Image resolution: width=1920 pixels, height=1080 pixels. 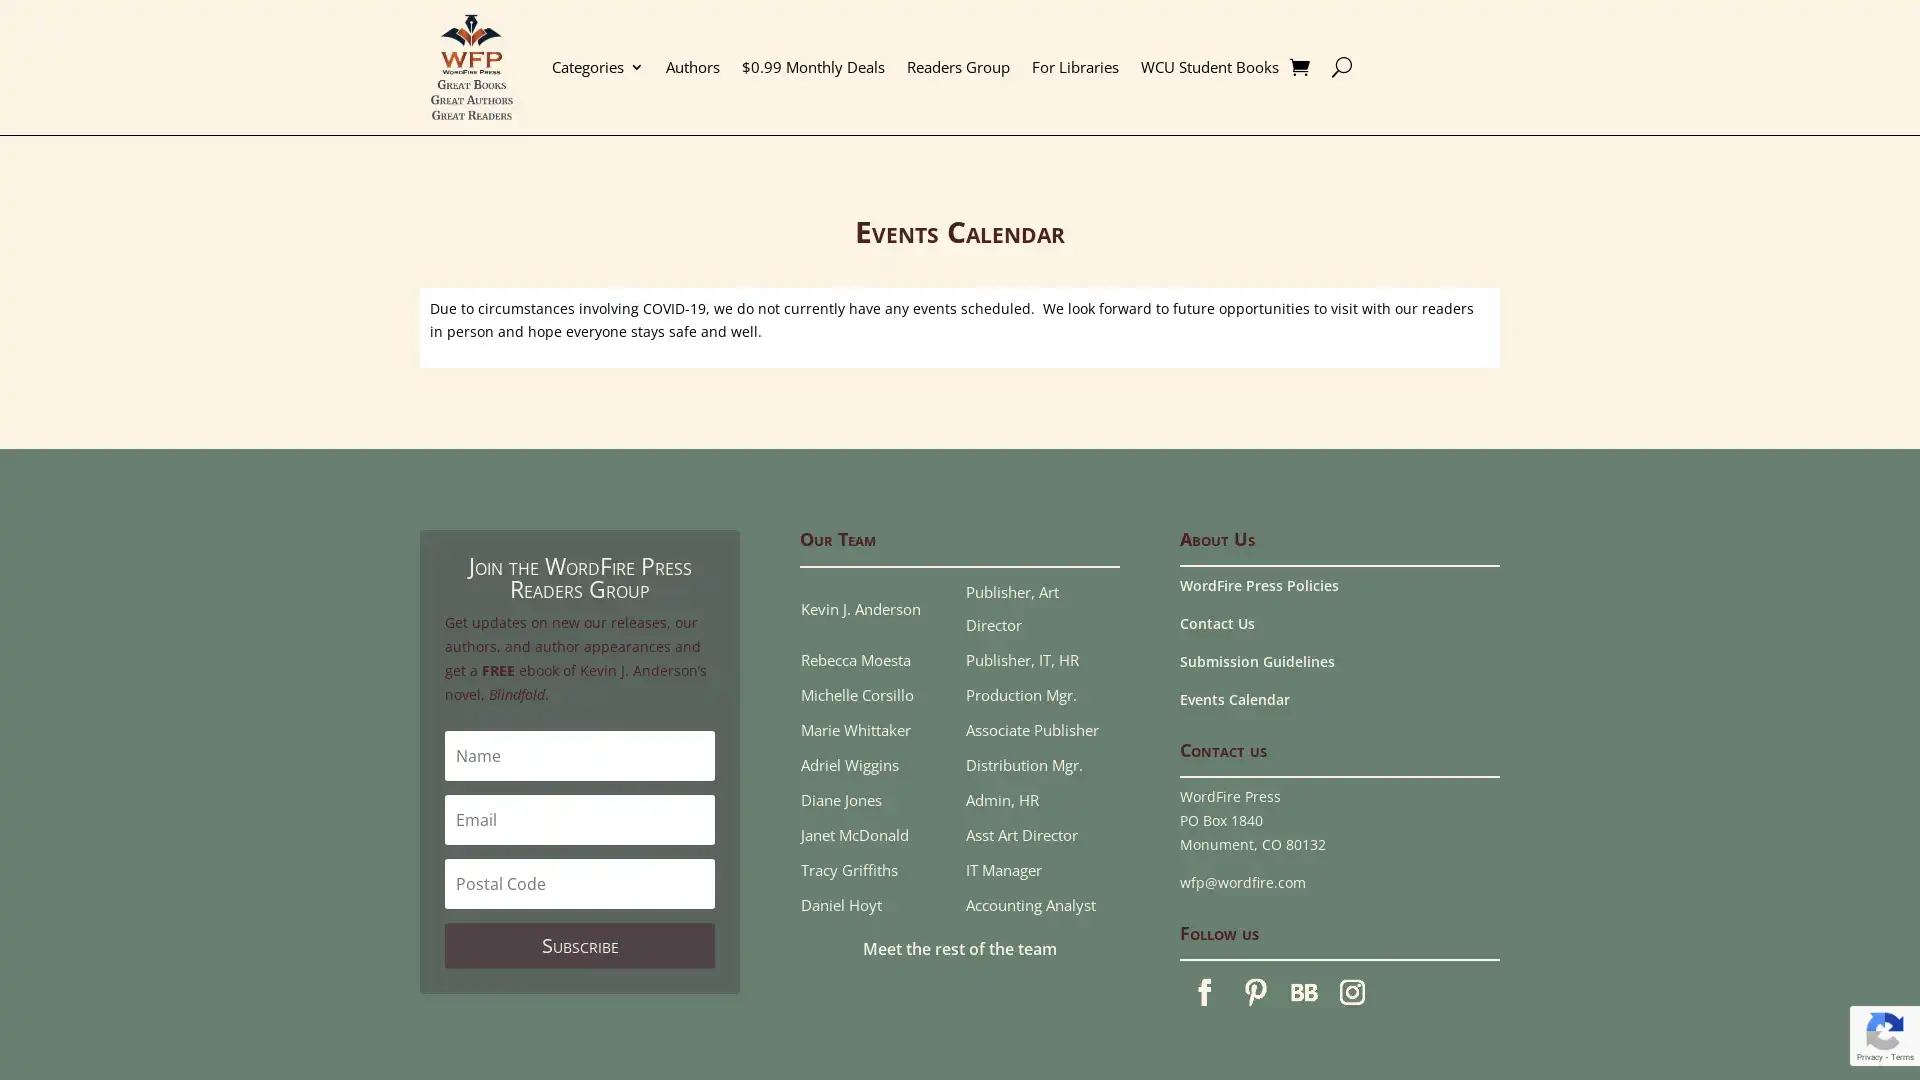 I want to click on U, so click(x=1340, y=65).